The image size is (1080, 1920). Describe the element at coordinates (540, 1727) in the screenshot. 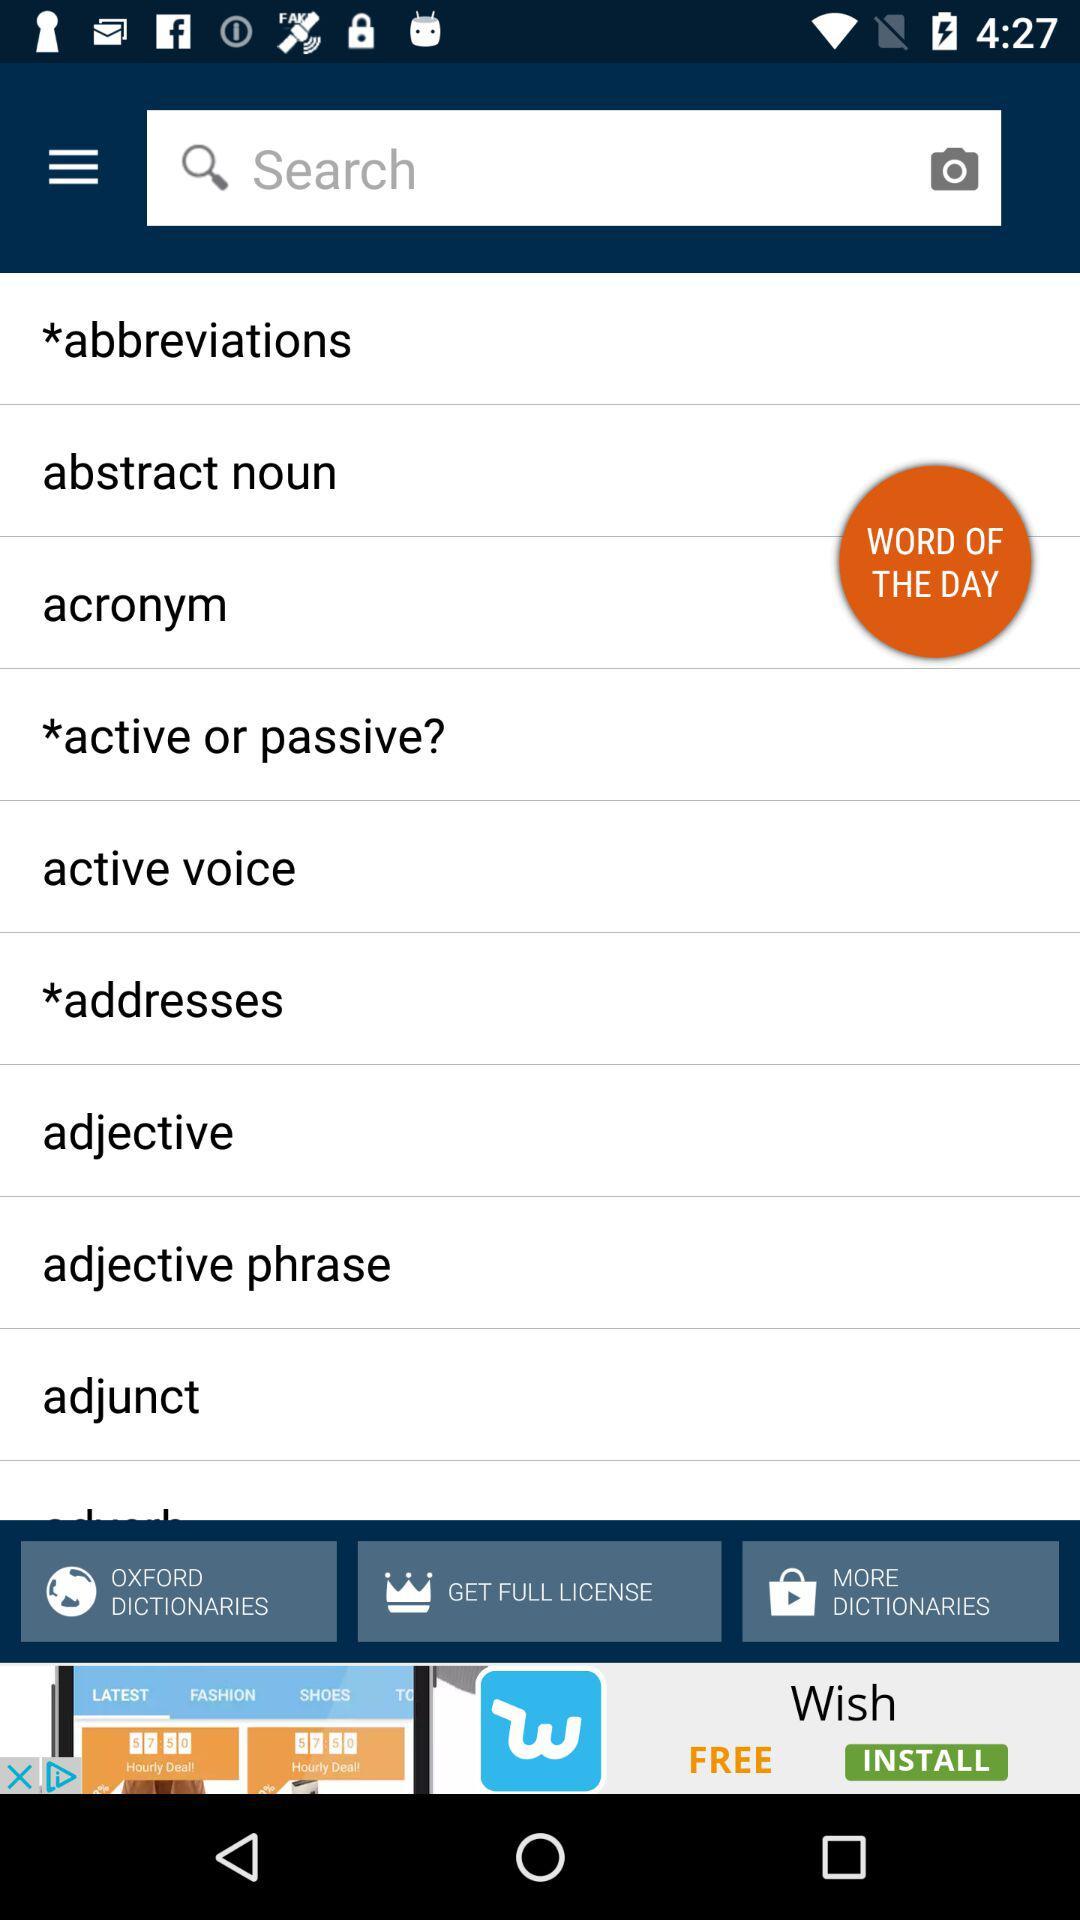

I see `banner` at that location.